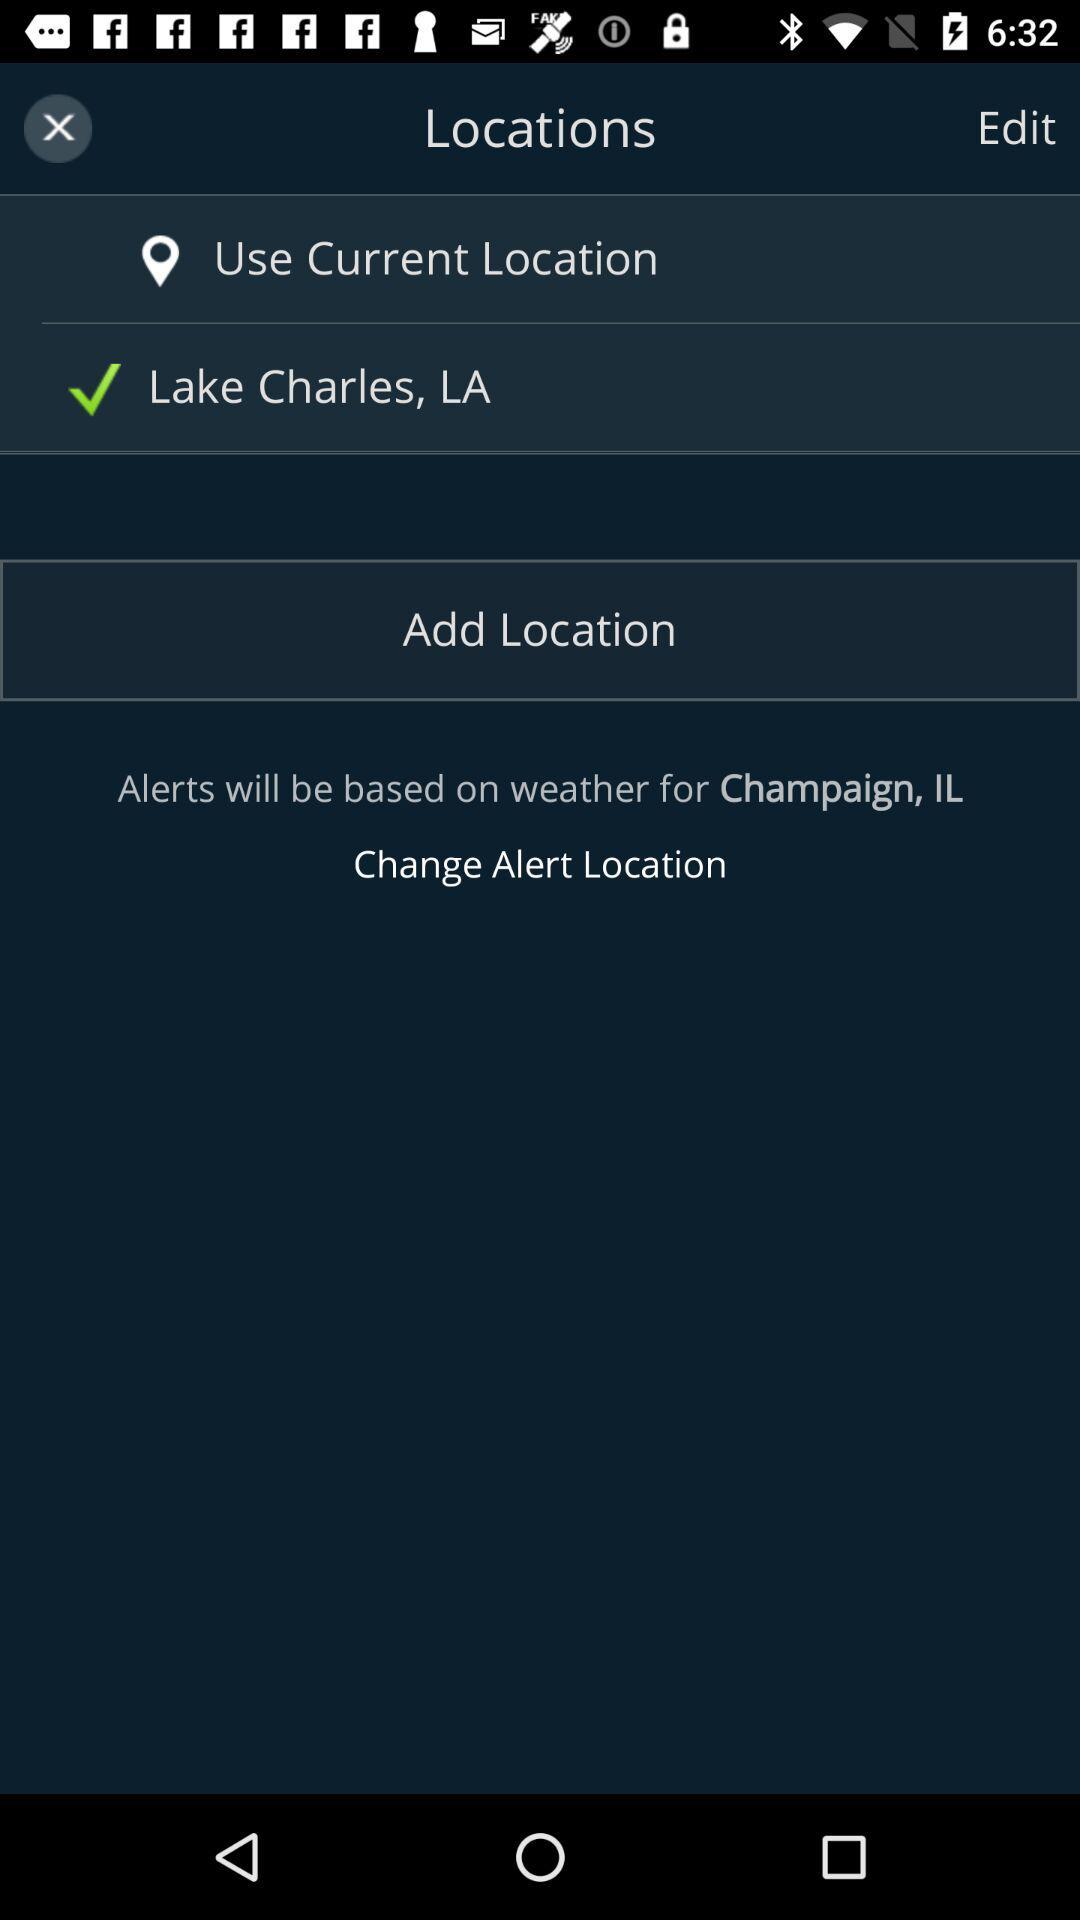  What do you see at coordinates (547, 387) in the screenshot?
I see `the text which is under the text use current location` at bounding box center [547, 387].